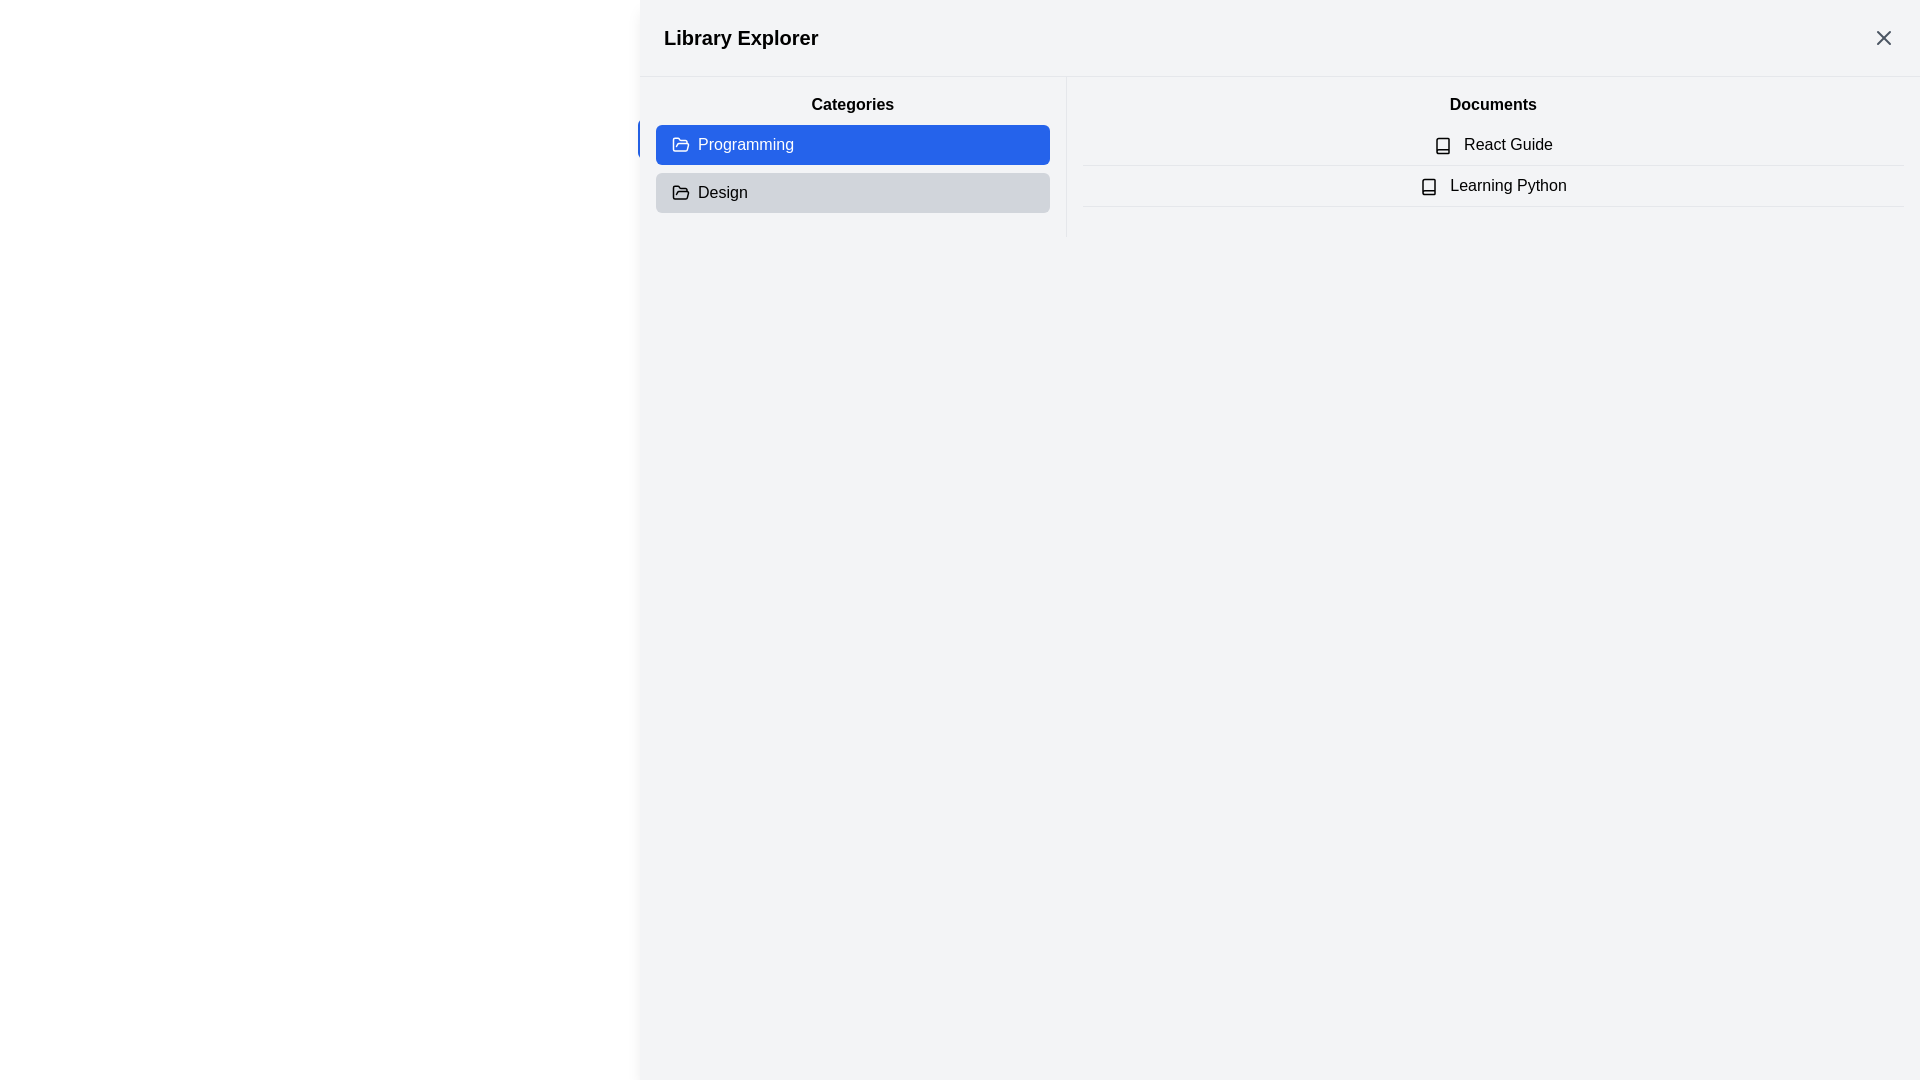  What do you see at coordinates (852, 104) in the screenshot?
I see `text content of the label positioned above the category list in the left panel of the interface` at bounding box center [852, 104].